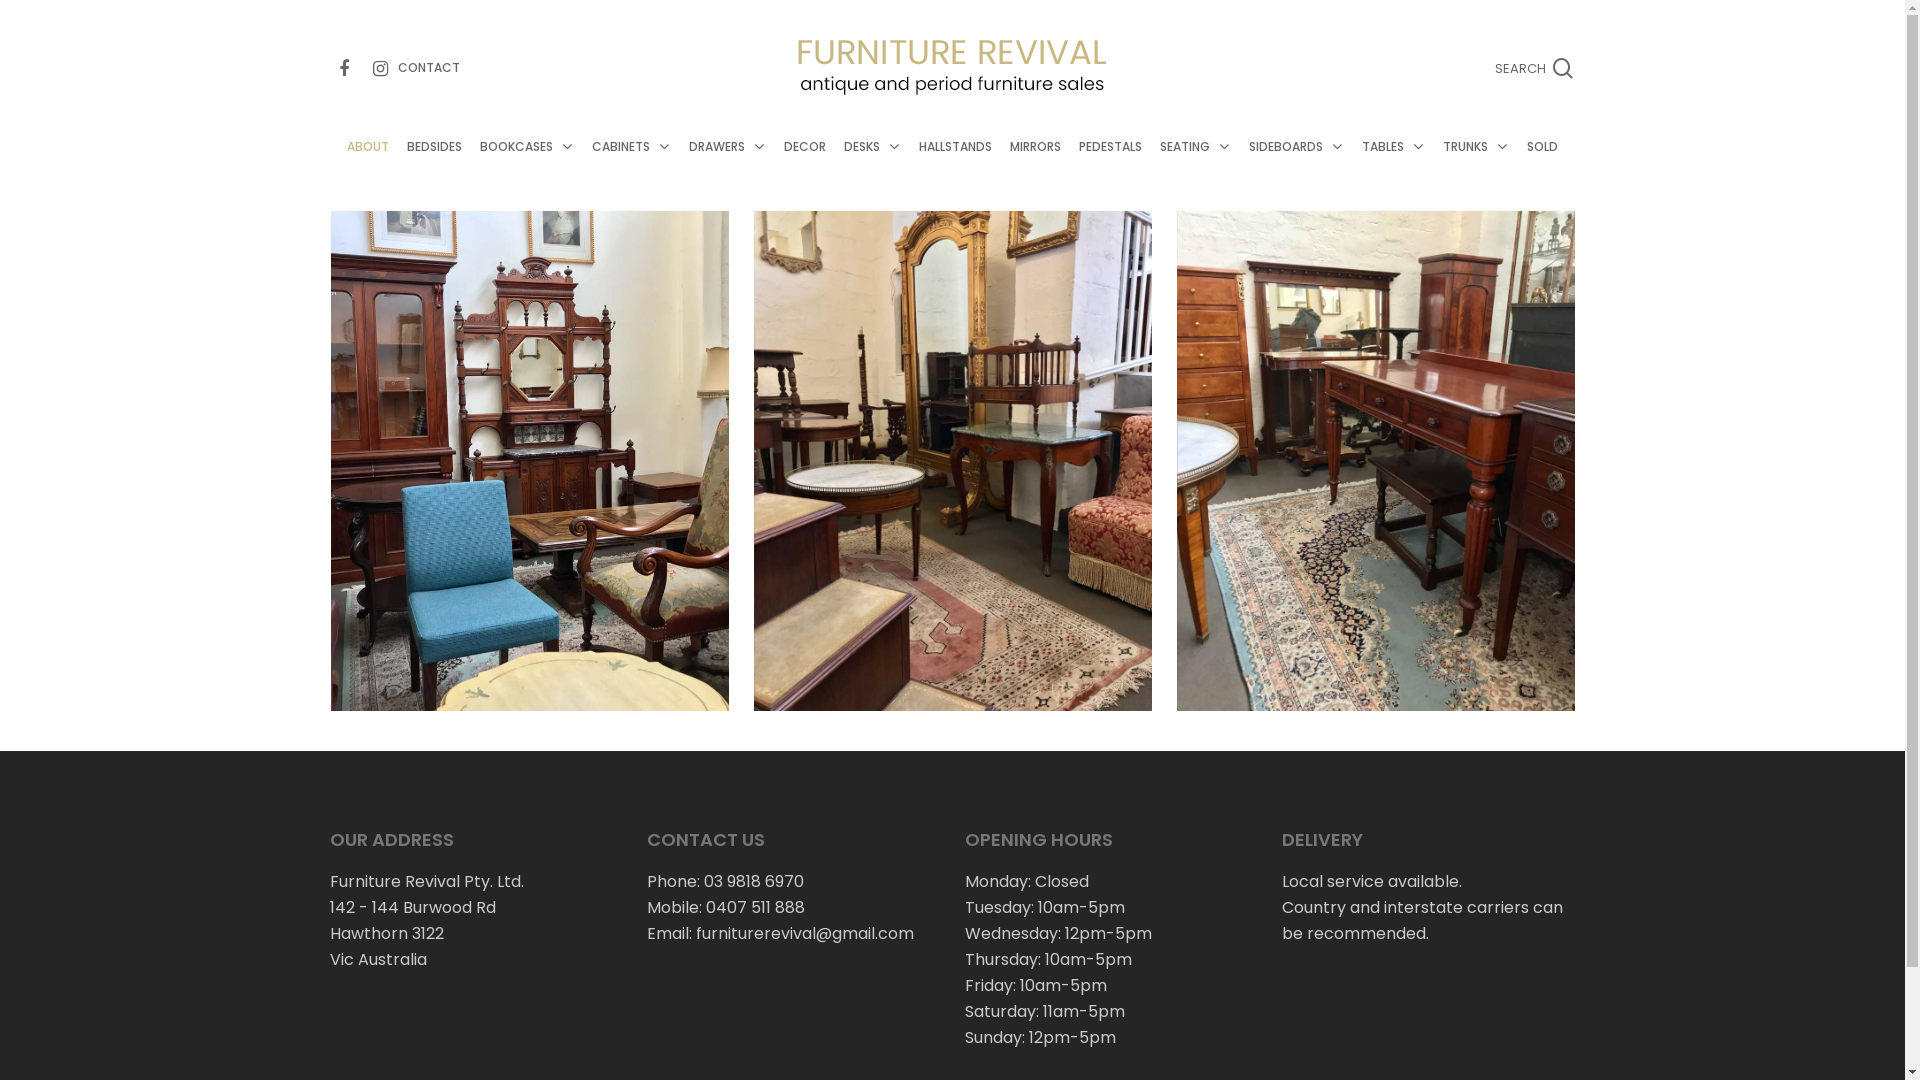 Image resolution: width=1920 pixels, height=1080 pixels. Describe the element at coordinates (427, 65) in the screenshot. I see `'CONTACT'` at that location.